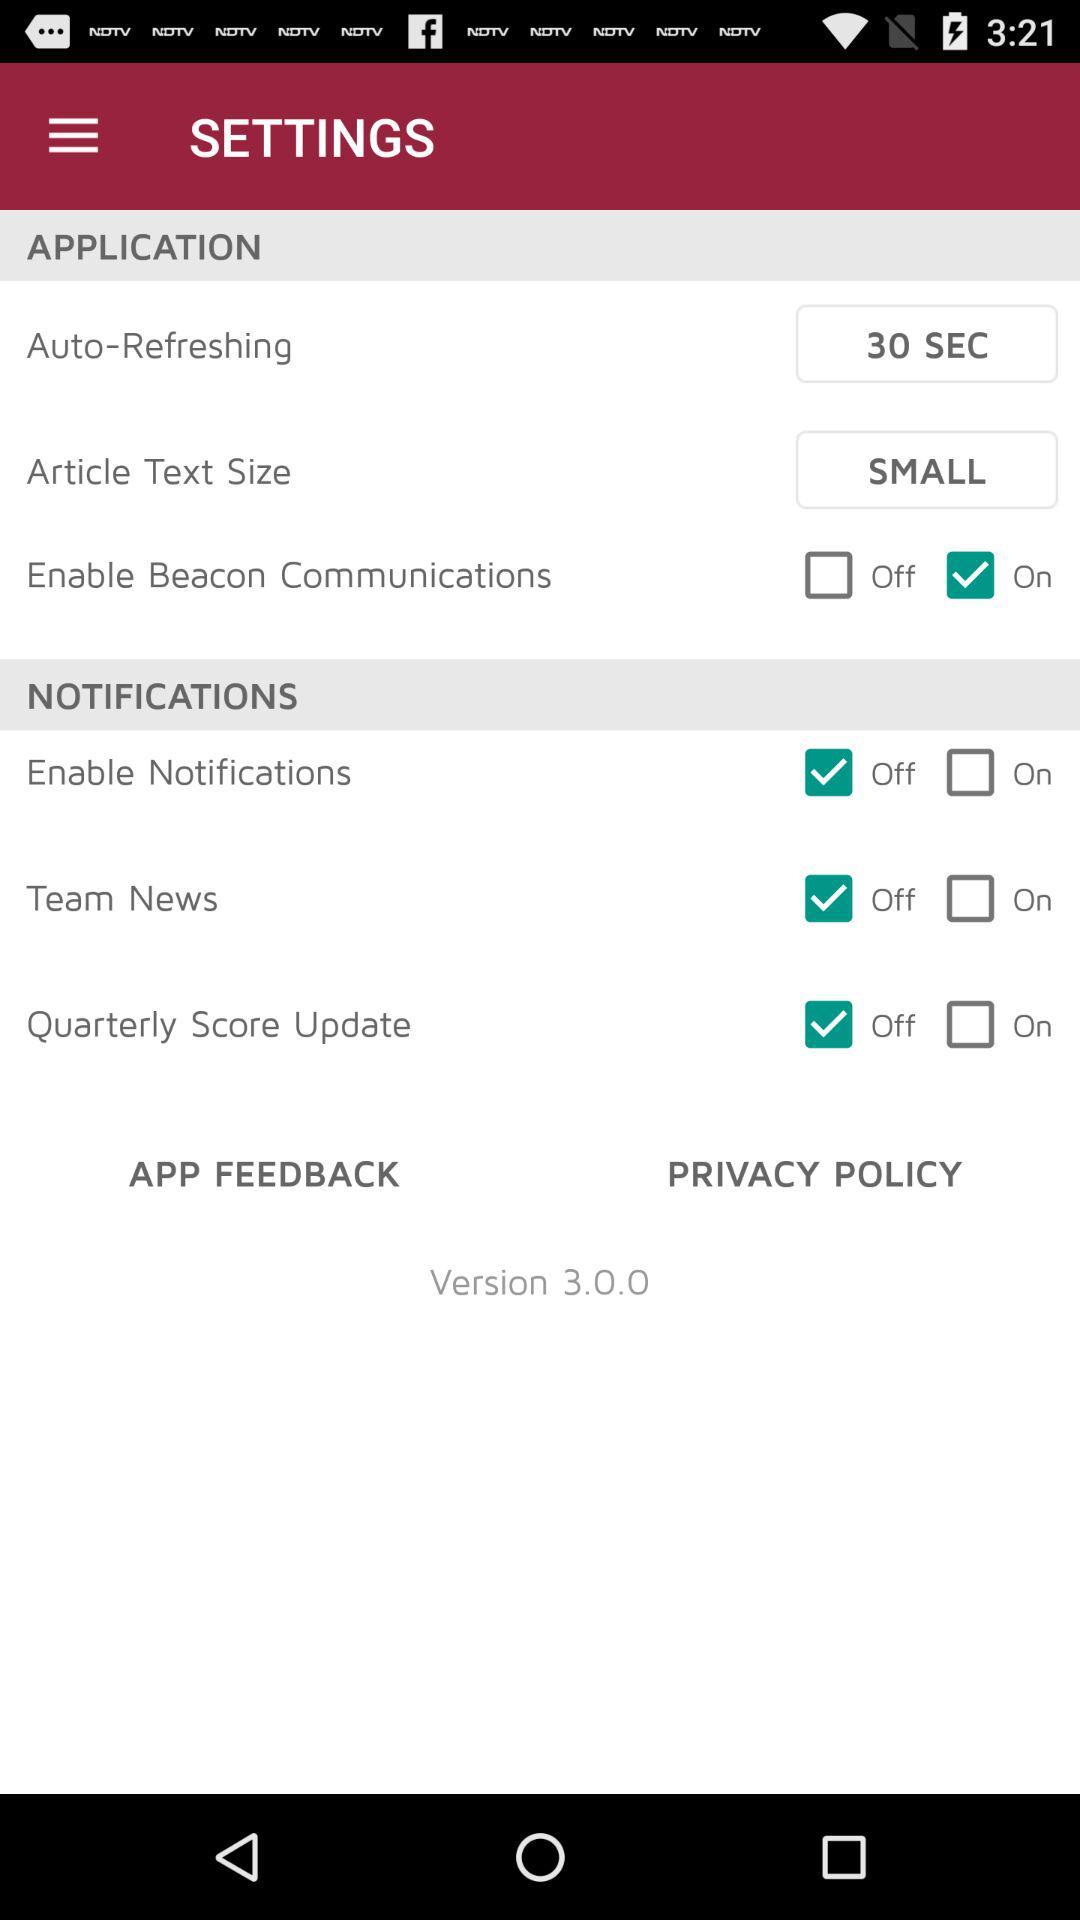 Image resolution: width=1080 pixels, height=1920 pixels. Describe the element at coordinates (72, 135) in the screenshot. I see `app to the left of settings` at that location.